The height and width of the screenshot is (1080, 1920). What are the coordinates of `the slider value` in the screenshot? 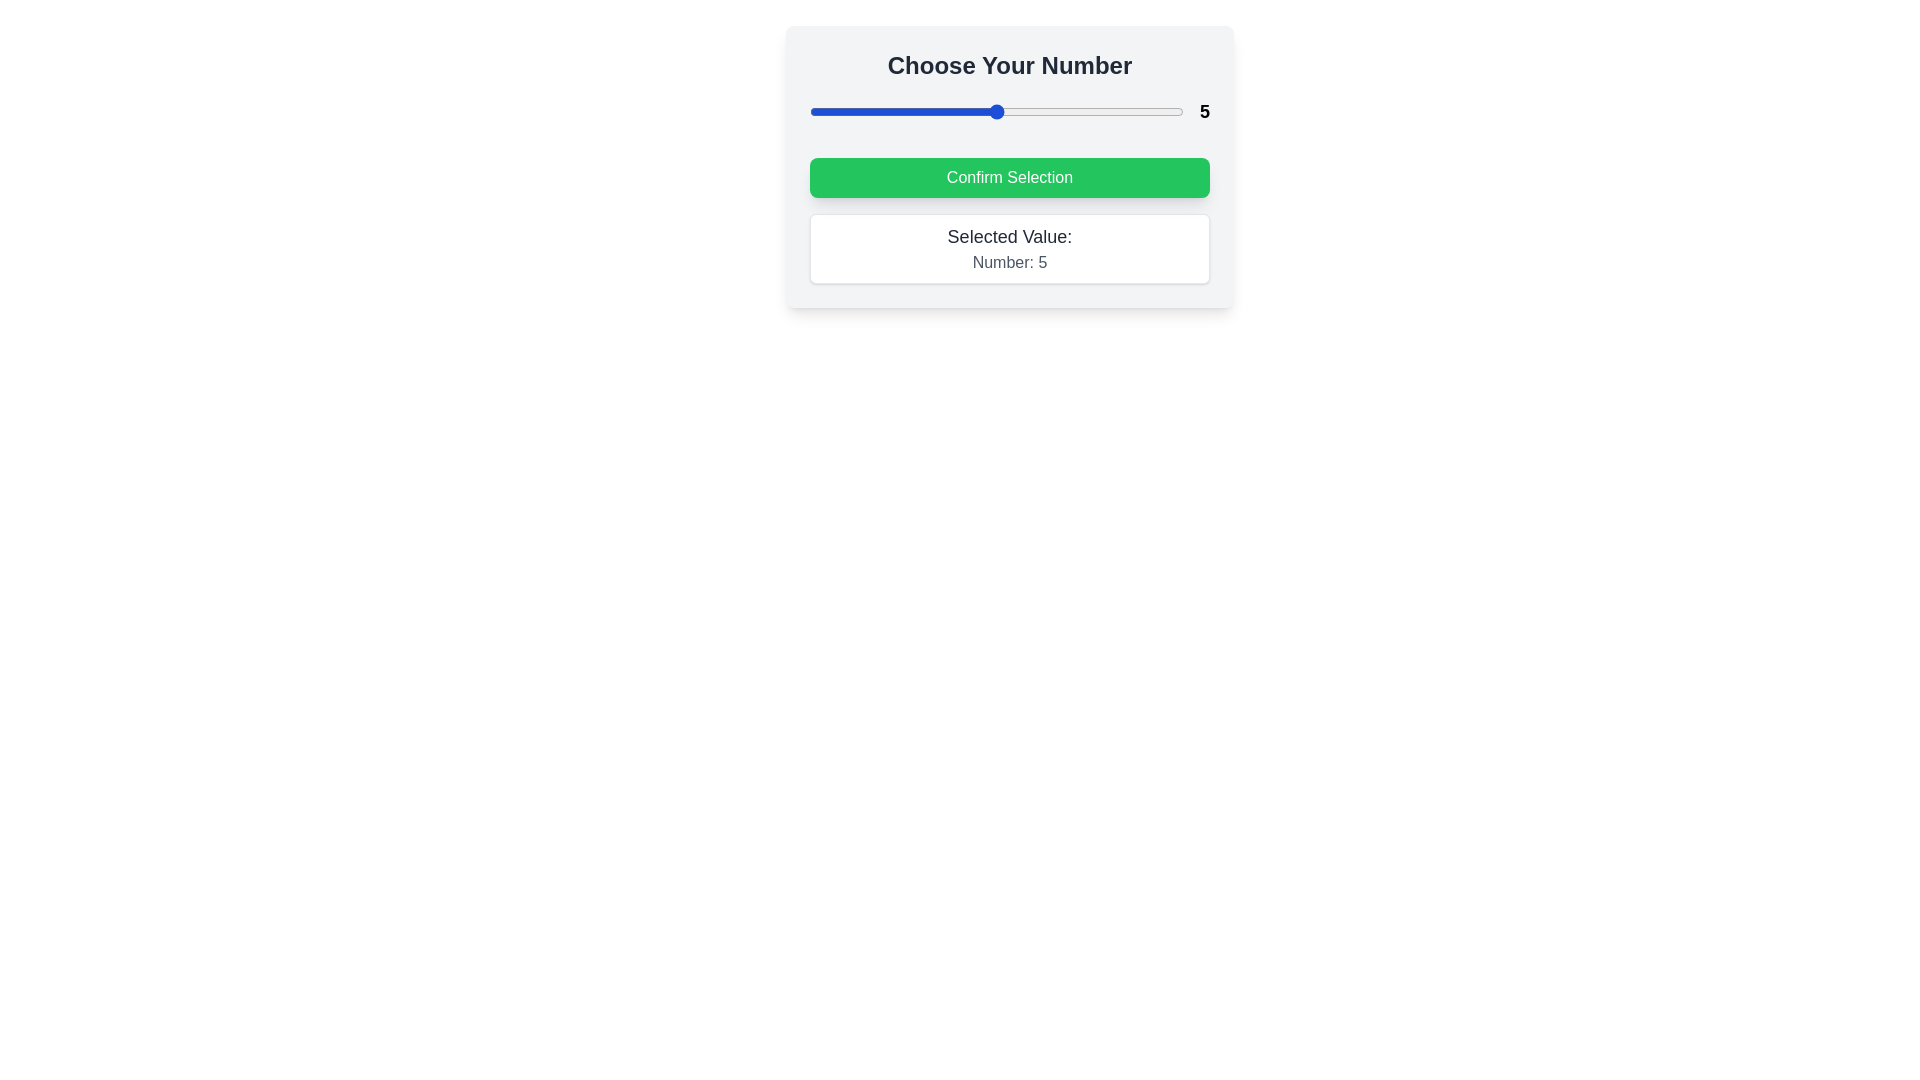 It's located at (810, 111).